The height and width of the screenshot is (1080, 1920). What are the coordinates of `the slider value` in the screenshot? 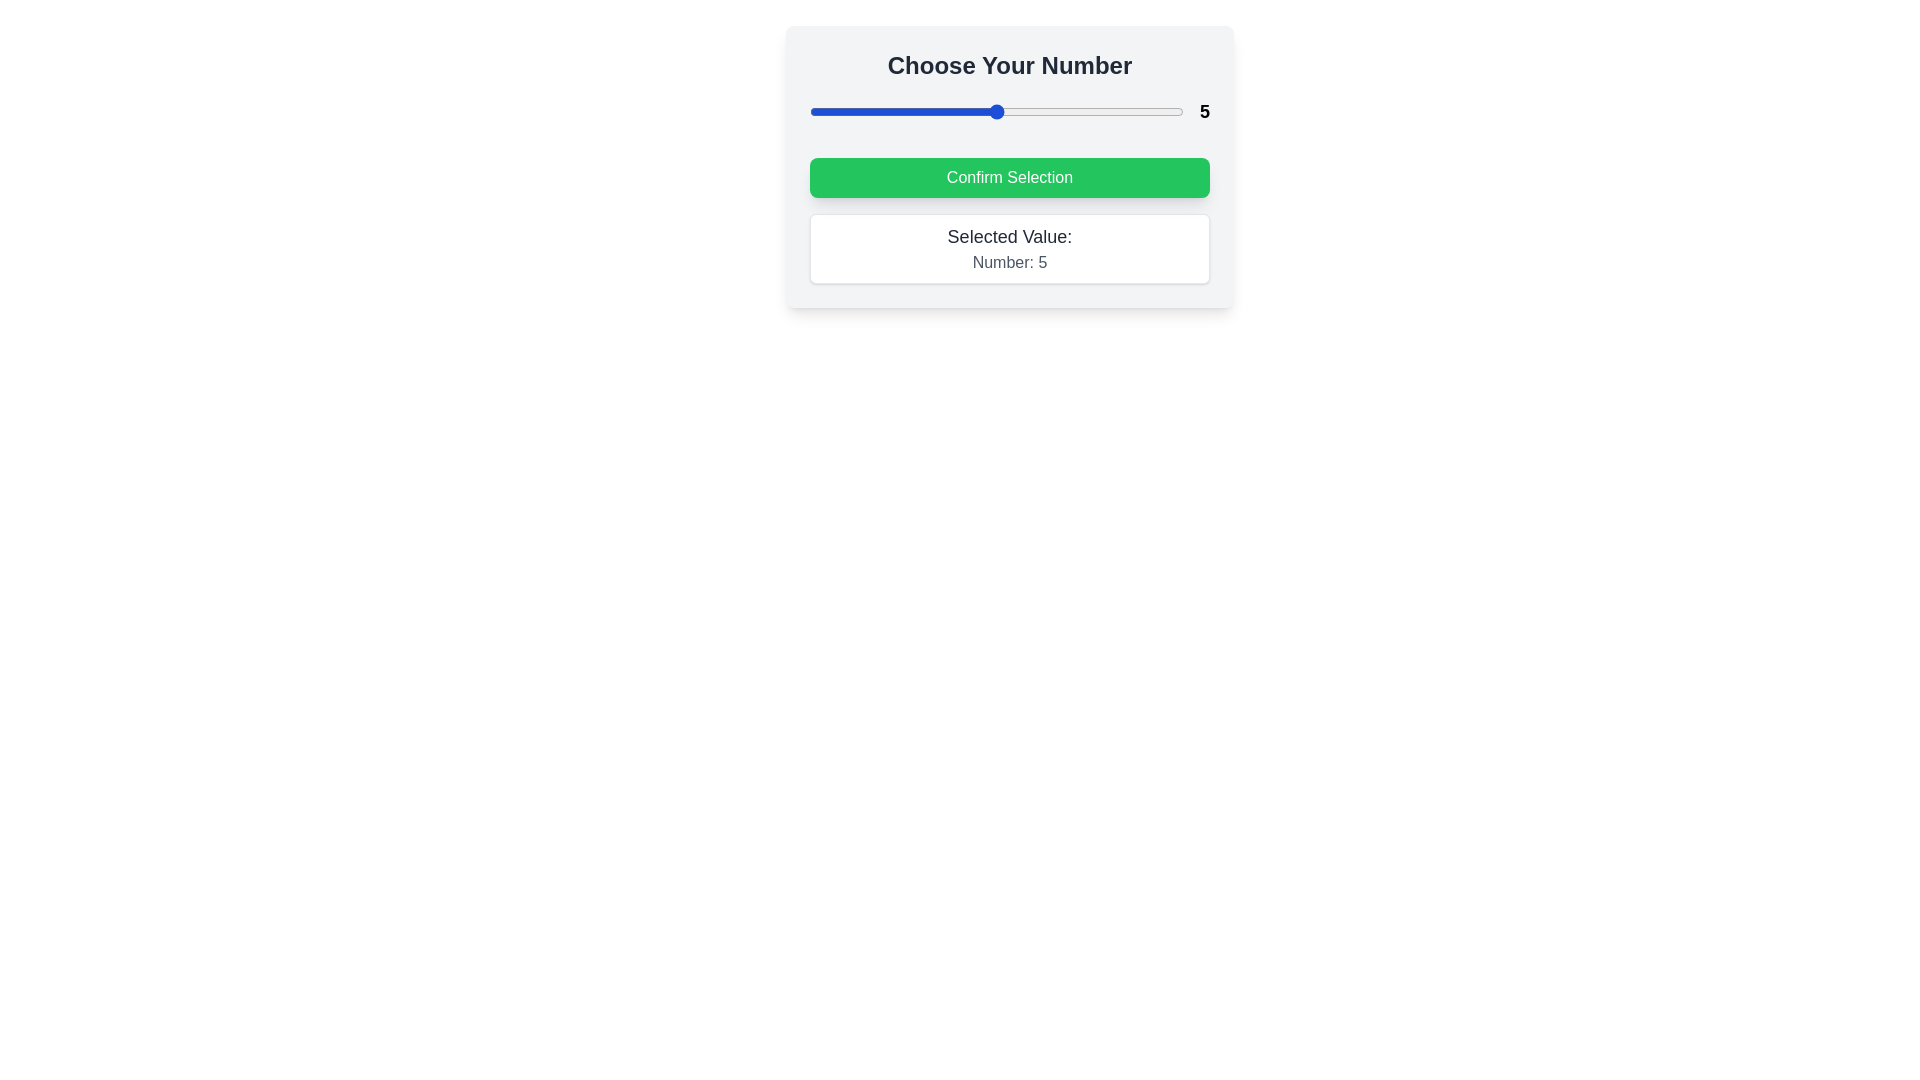 It's located at (810, 111).